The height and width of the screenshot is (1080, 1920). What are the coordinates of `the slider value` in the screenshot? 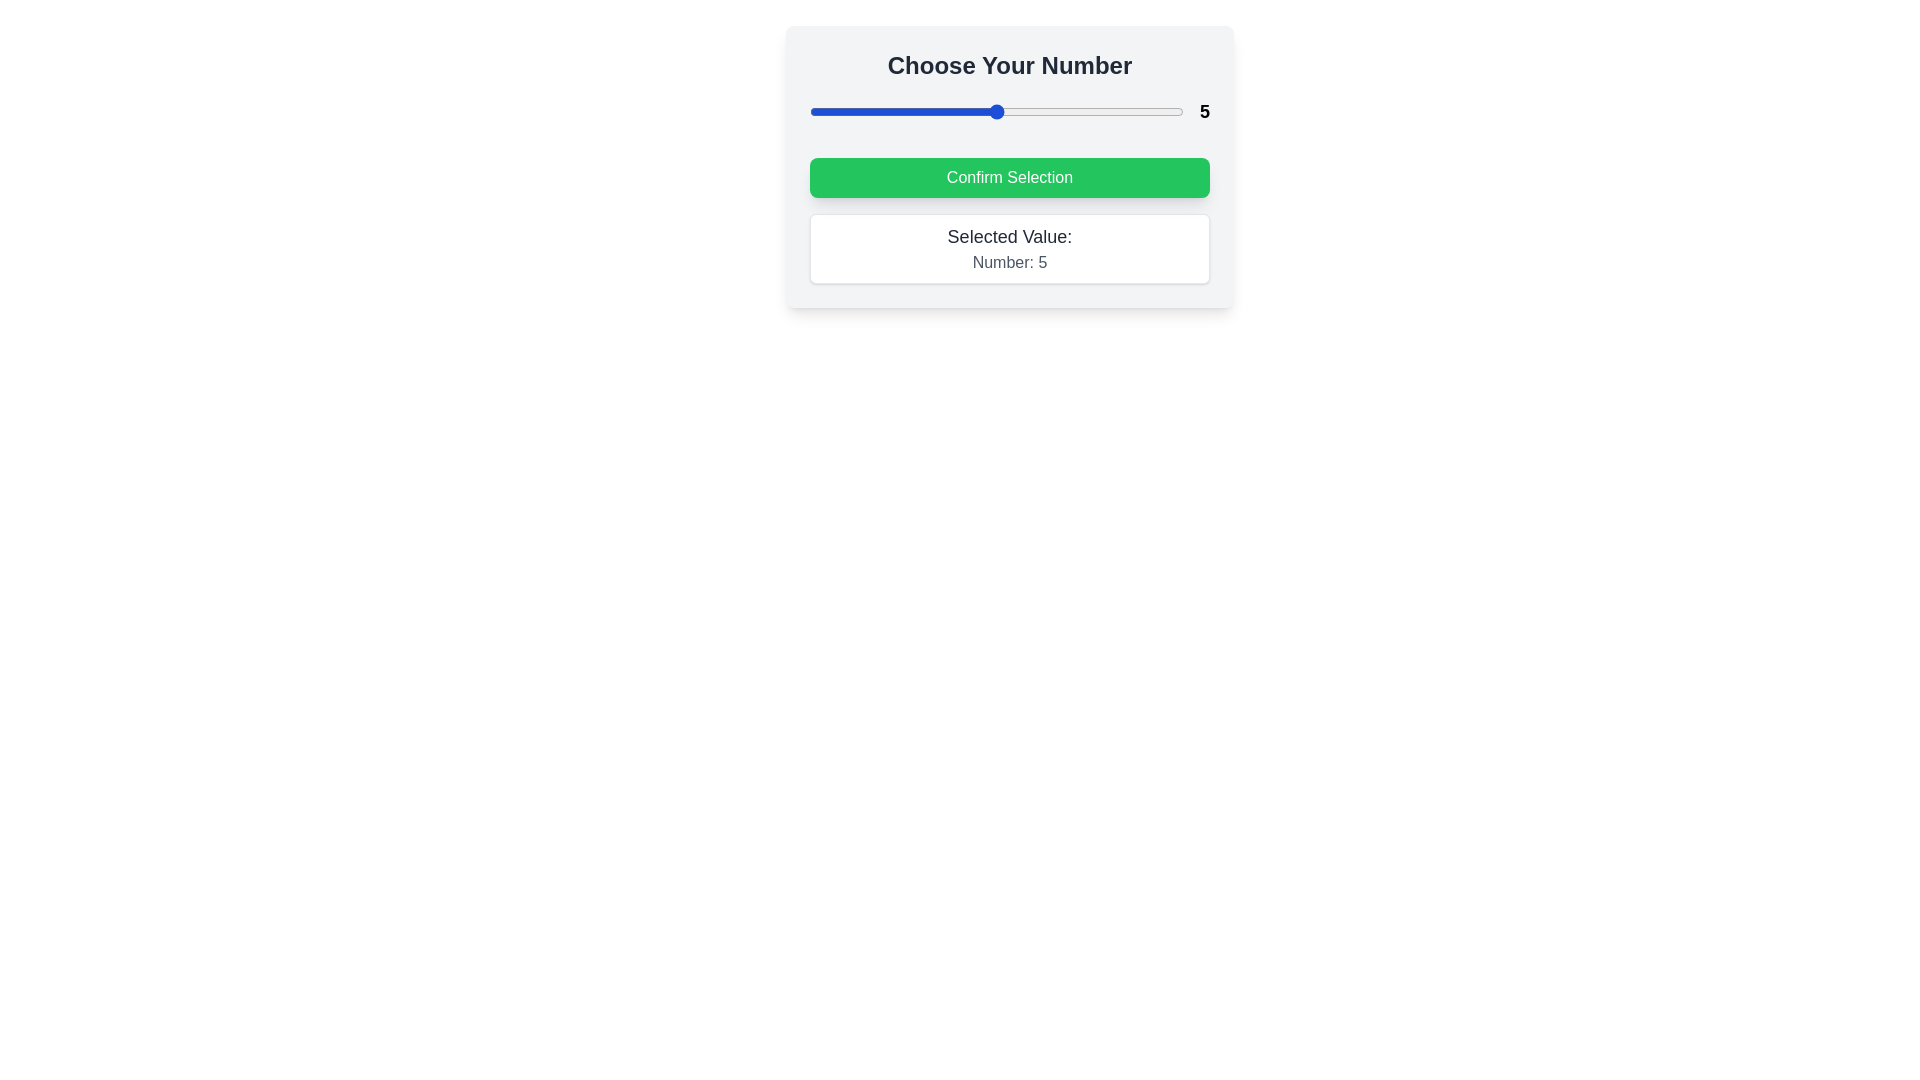 It's located at (810, 111).